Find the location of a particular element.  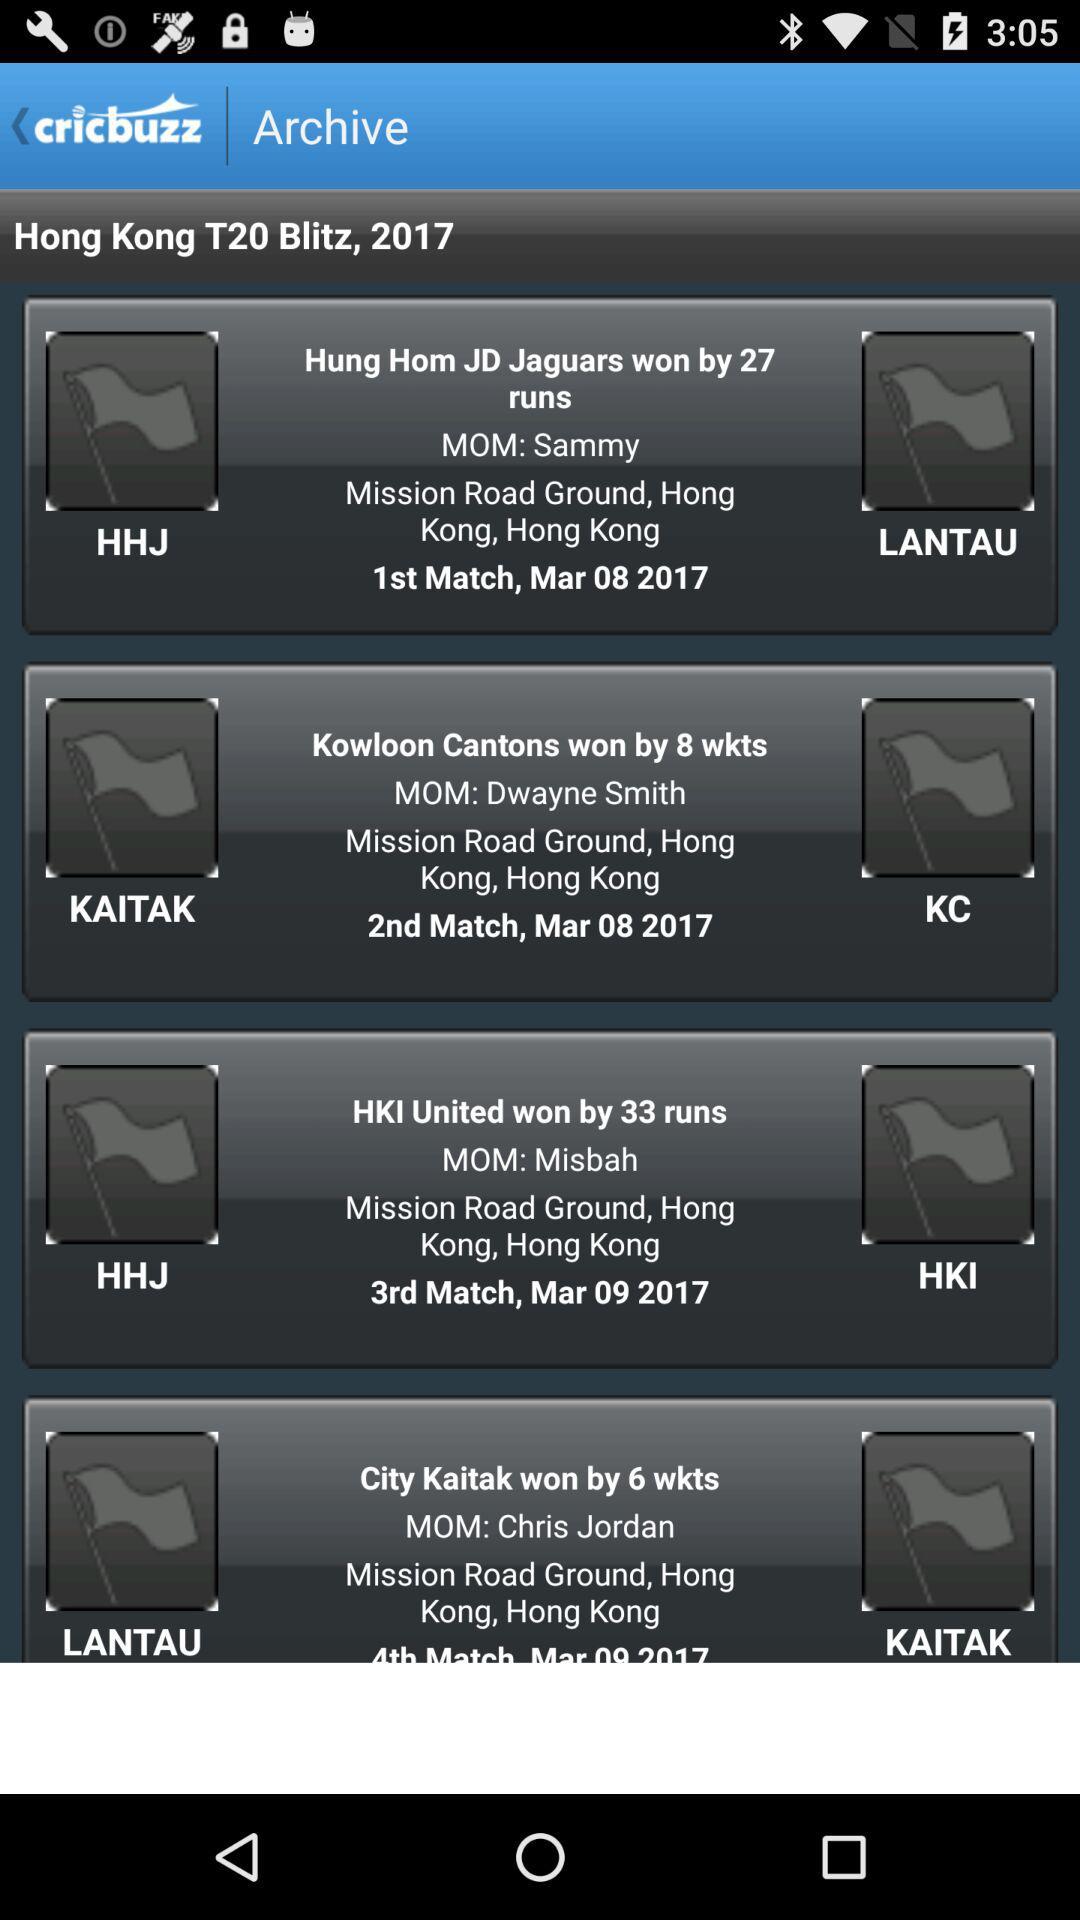

kc icon is located at coordinates (947, 906).